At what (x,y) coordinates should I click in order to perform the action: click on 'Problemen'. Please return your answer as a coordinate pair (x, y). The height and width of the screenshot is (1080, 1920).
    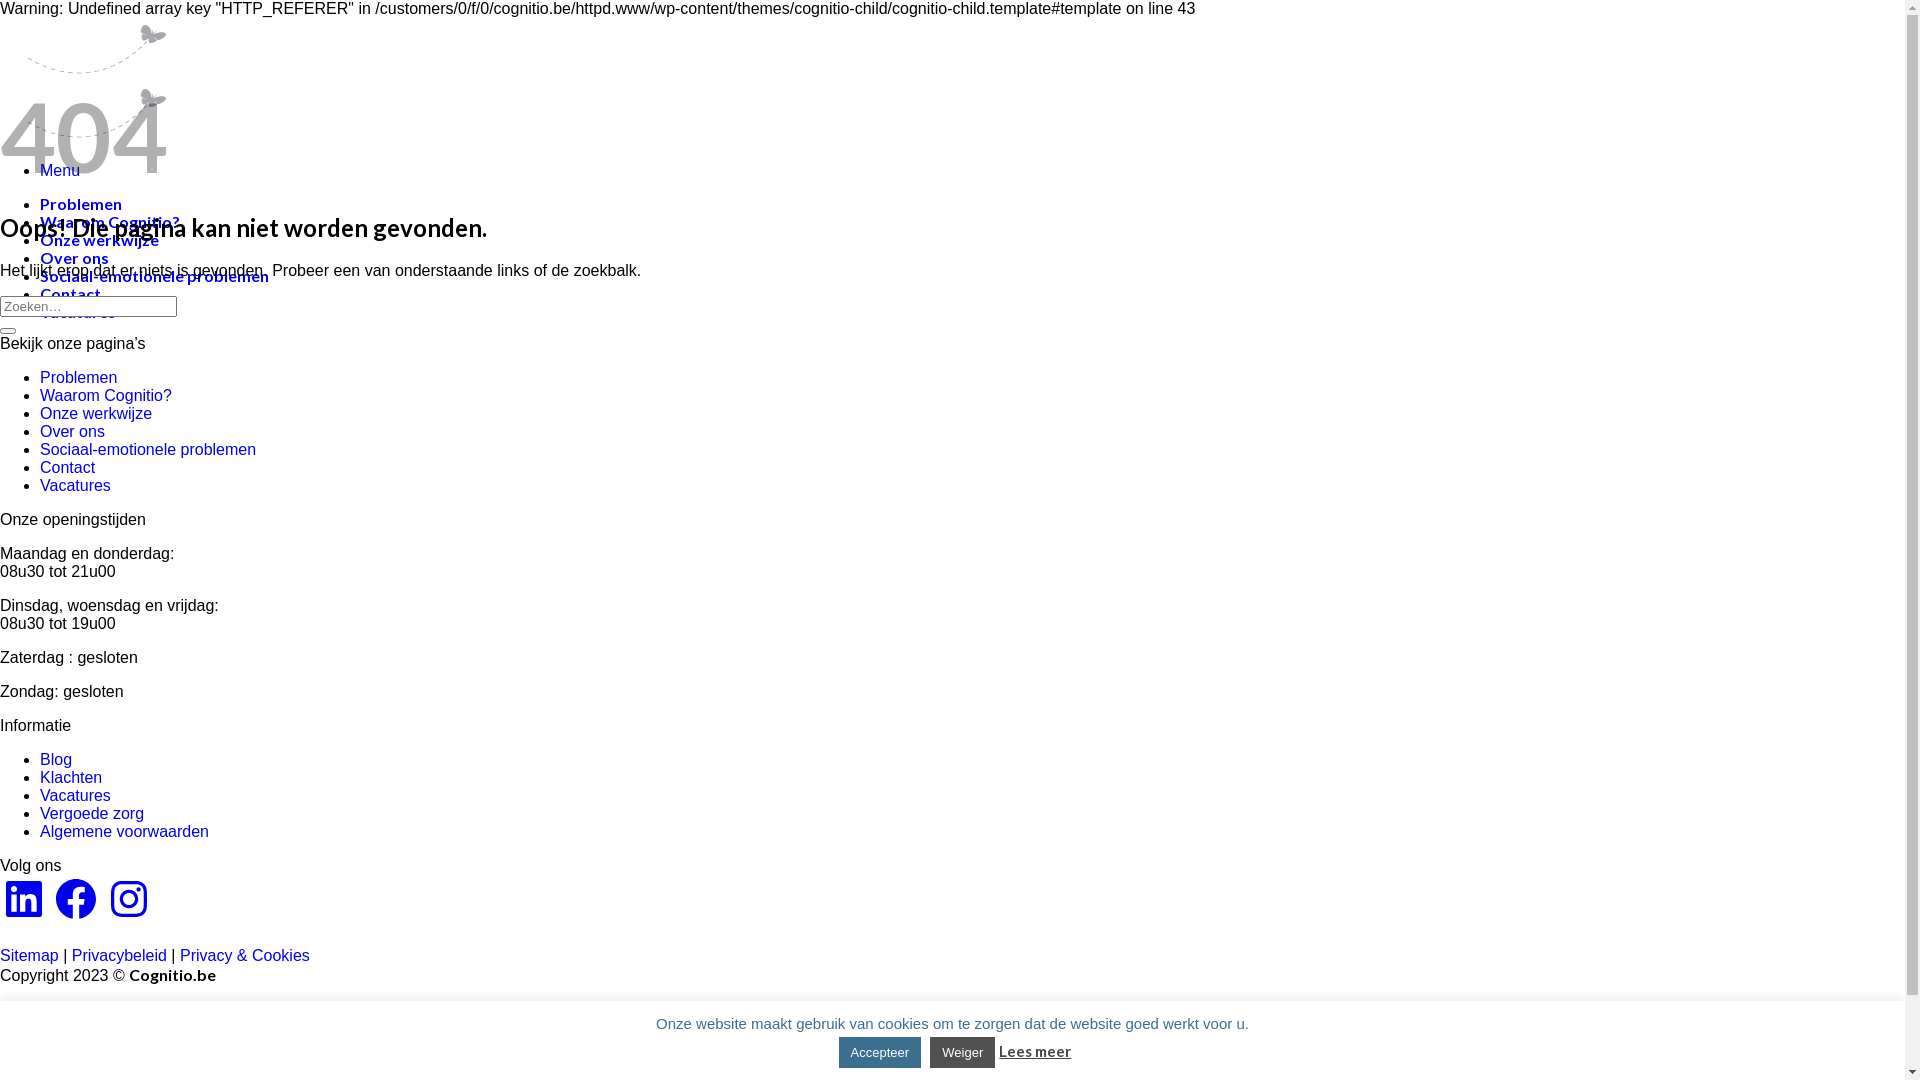
    Looking at the image, I should click on (78, 377).